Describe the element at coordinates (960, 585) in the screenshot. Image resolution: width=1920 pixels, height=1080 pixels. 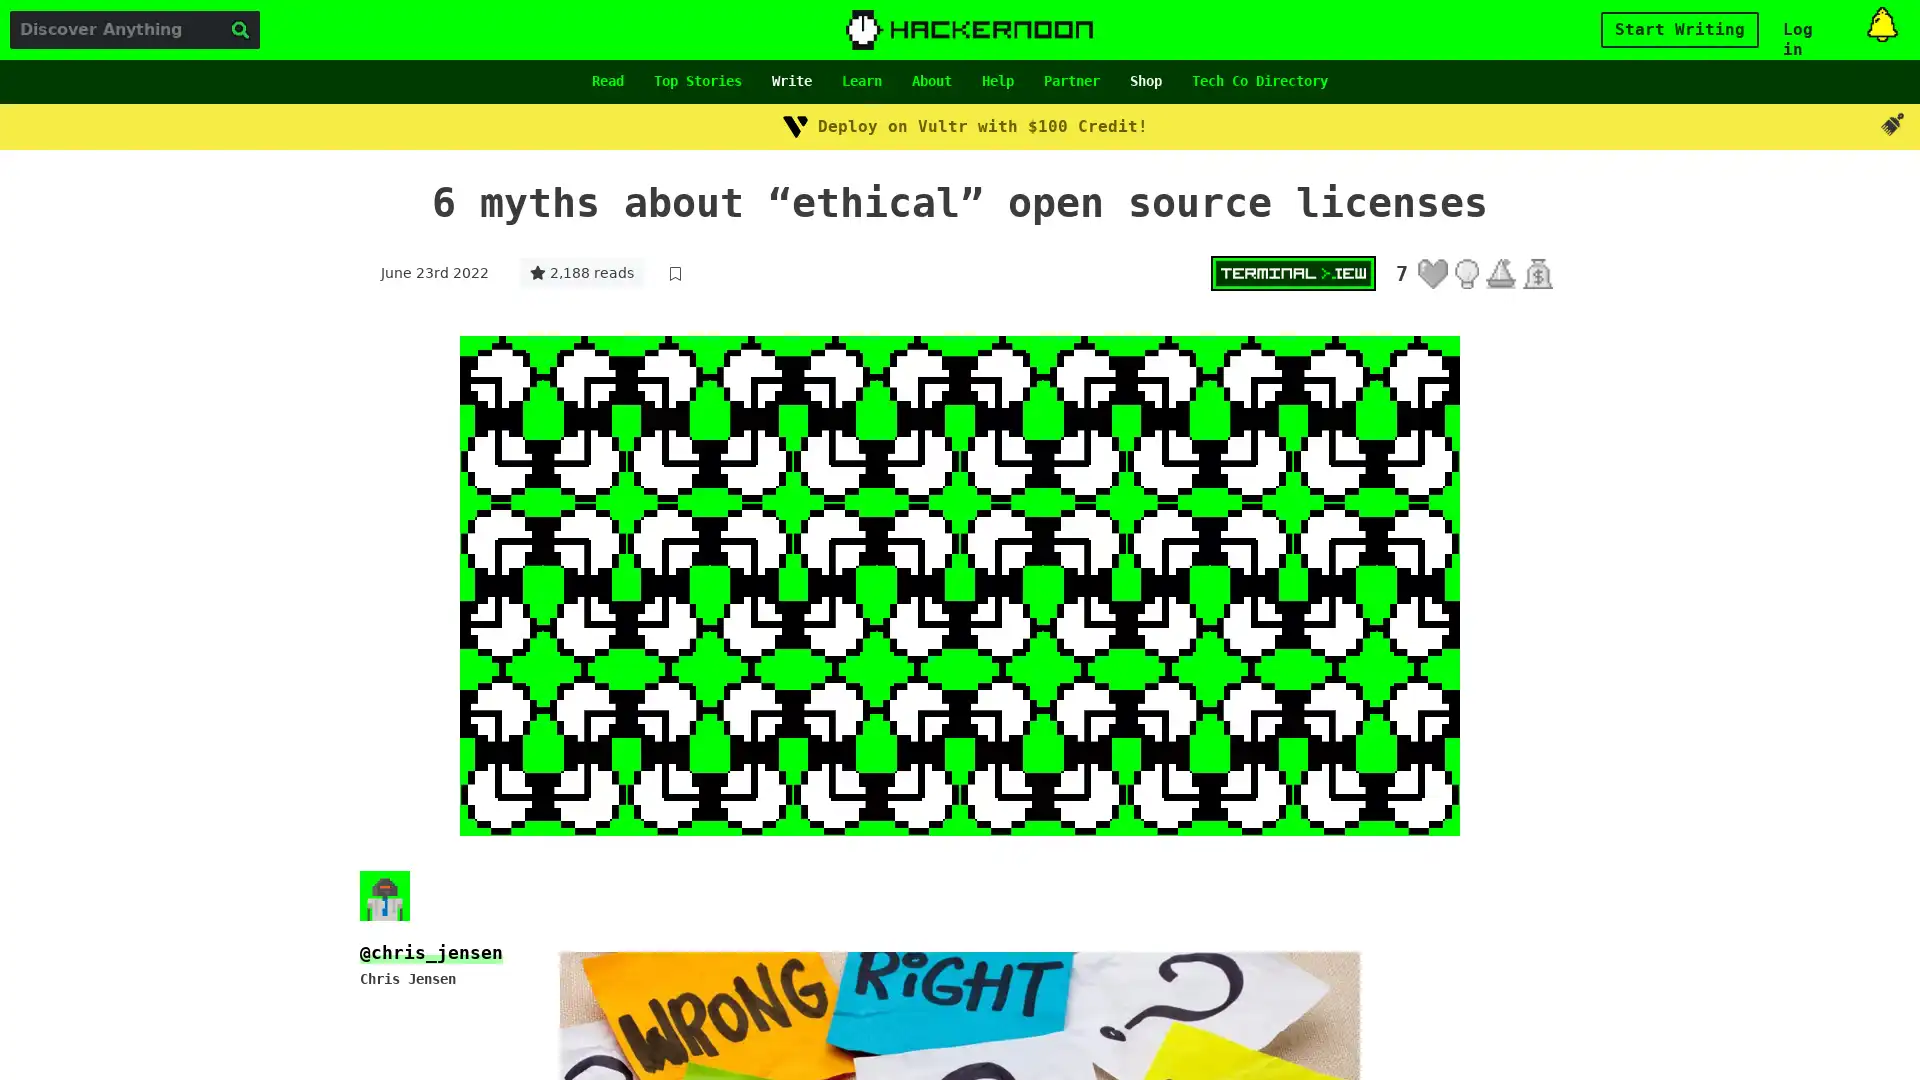
I see `Zoom image` at that location.